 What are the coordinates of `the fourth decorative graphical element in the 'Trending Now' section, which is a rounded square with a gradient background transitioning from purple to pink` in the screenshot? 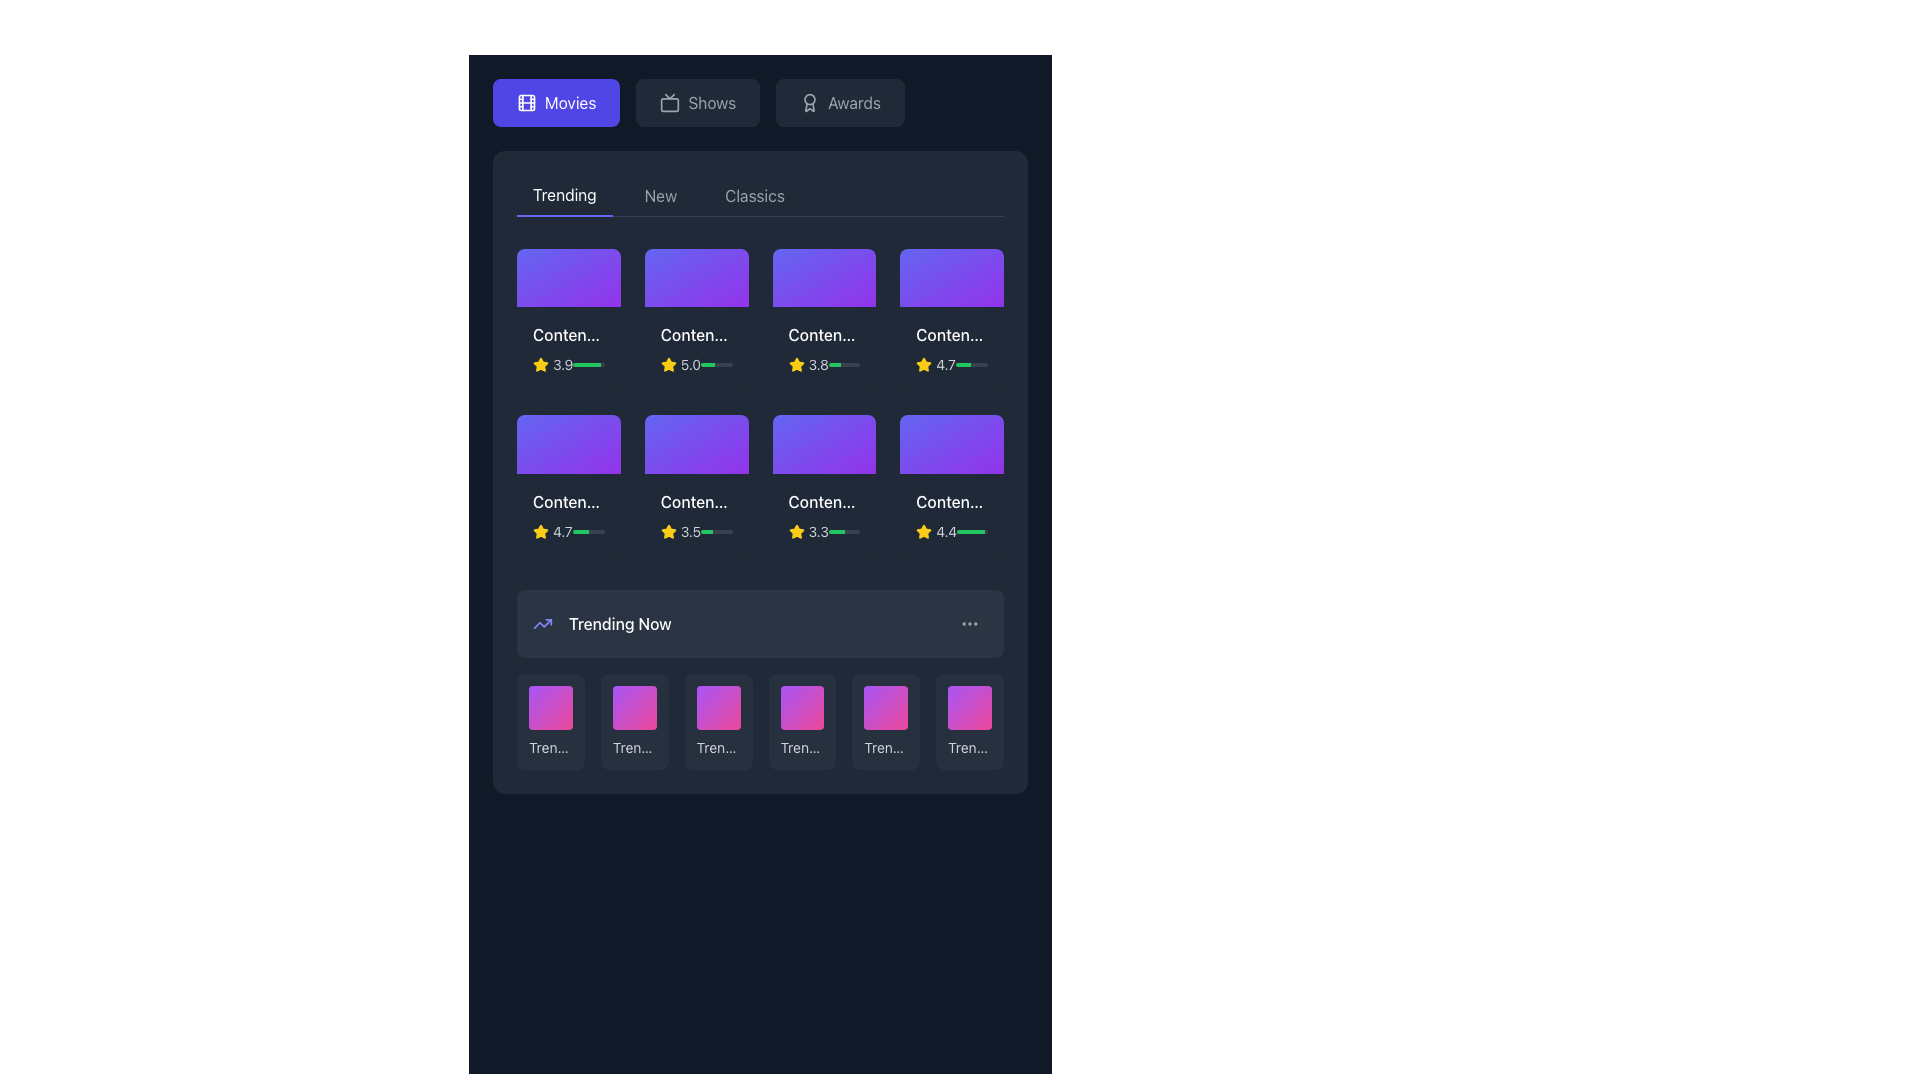 It's located at (802, 706).